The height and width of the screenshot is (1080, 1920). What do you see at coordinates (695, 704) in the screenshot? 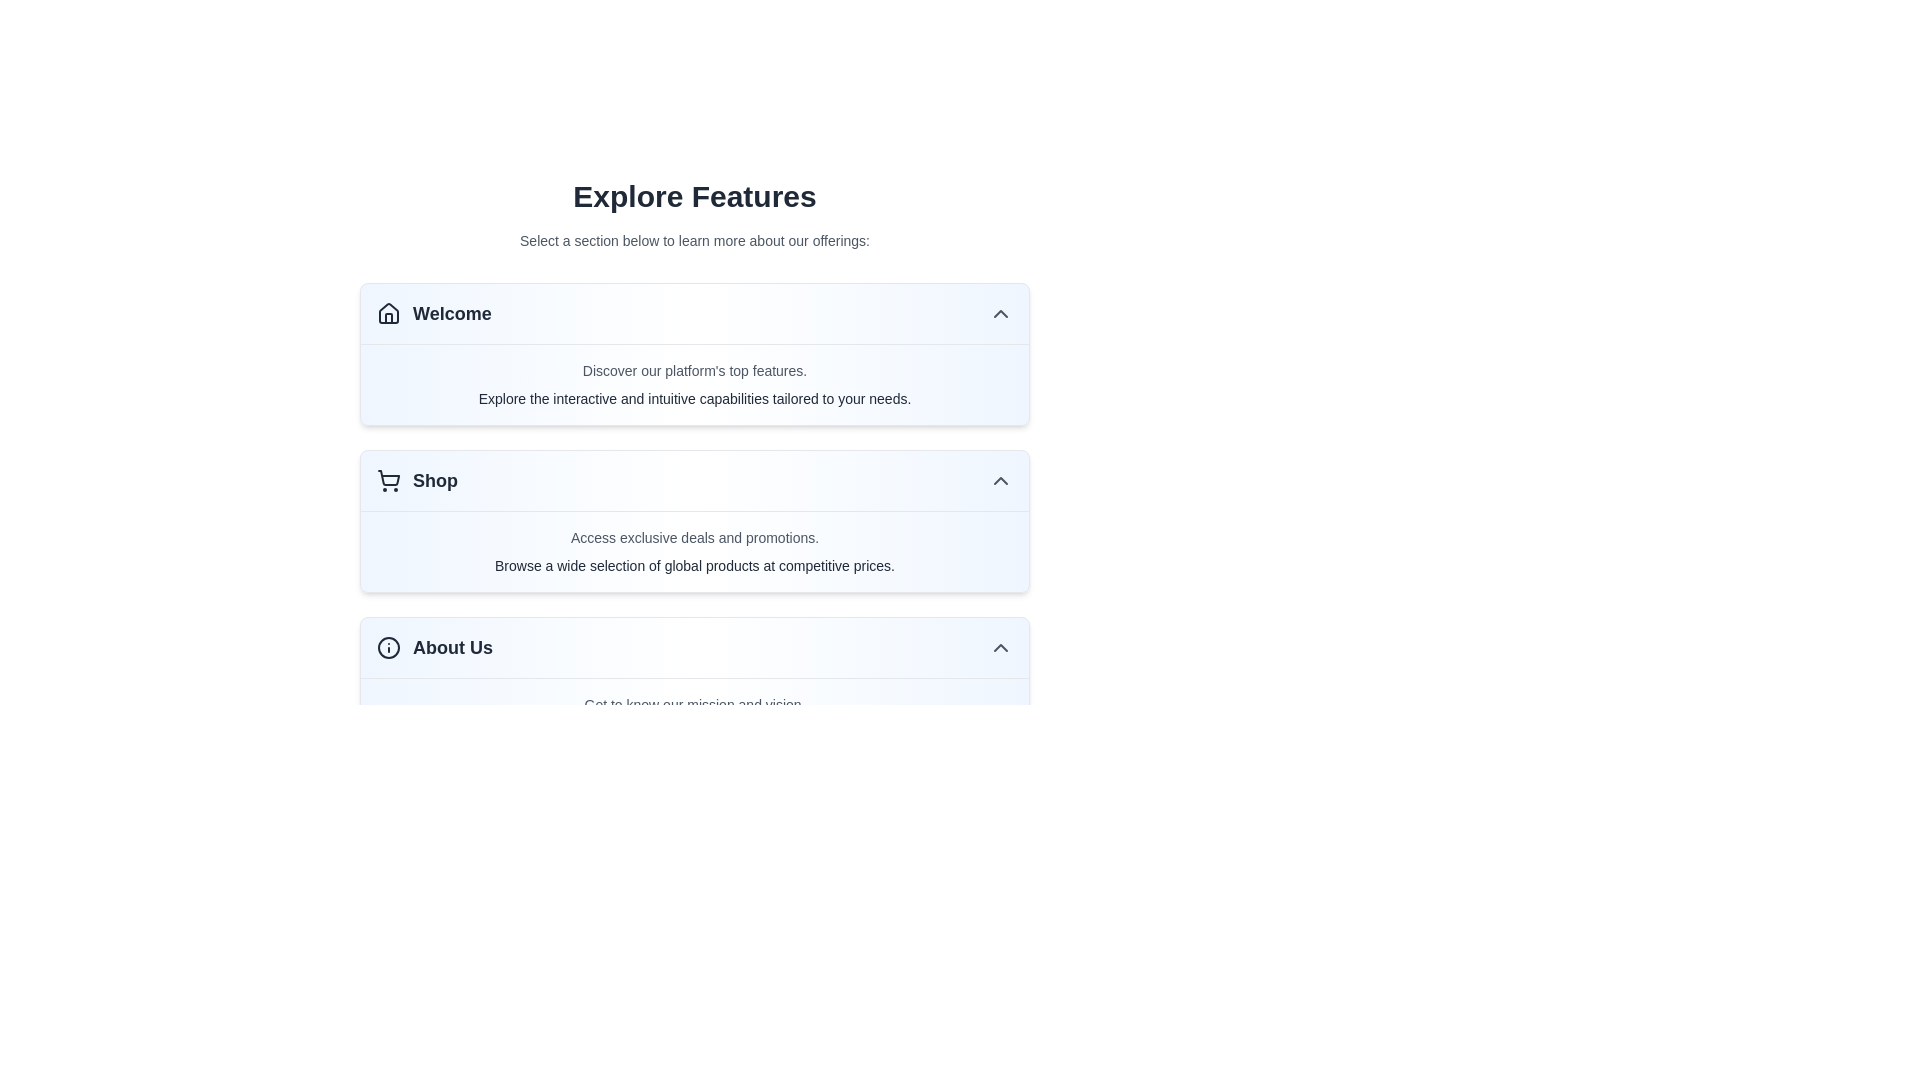
I see `the static text element displaying 'Get to know our mission and vision.' located in the 'About Us' section` at bounding box center [695, 704].